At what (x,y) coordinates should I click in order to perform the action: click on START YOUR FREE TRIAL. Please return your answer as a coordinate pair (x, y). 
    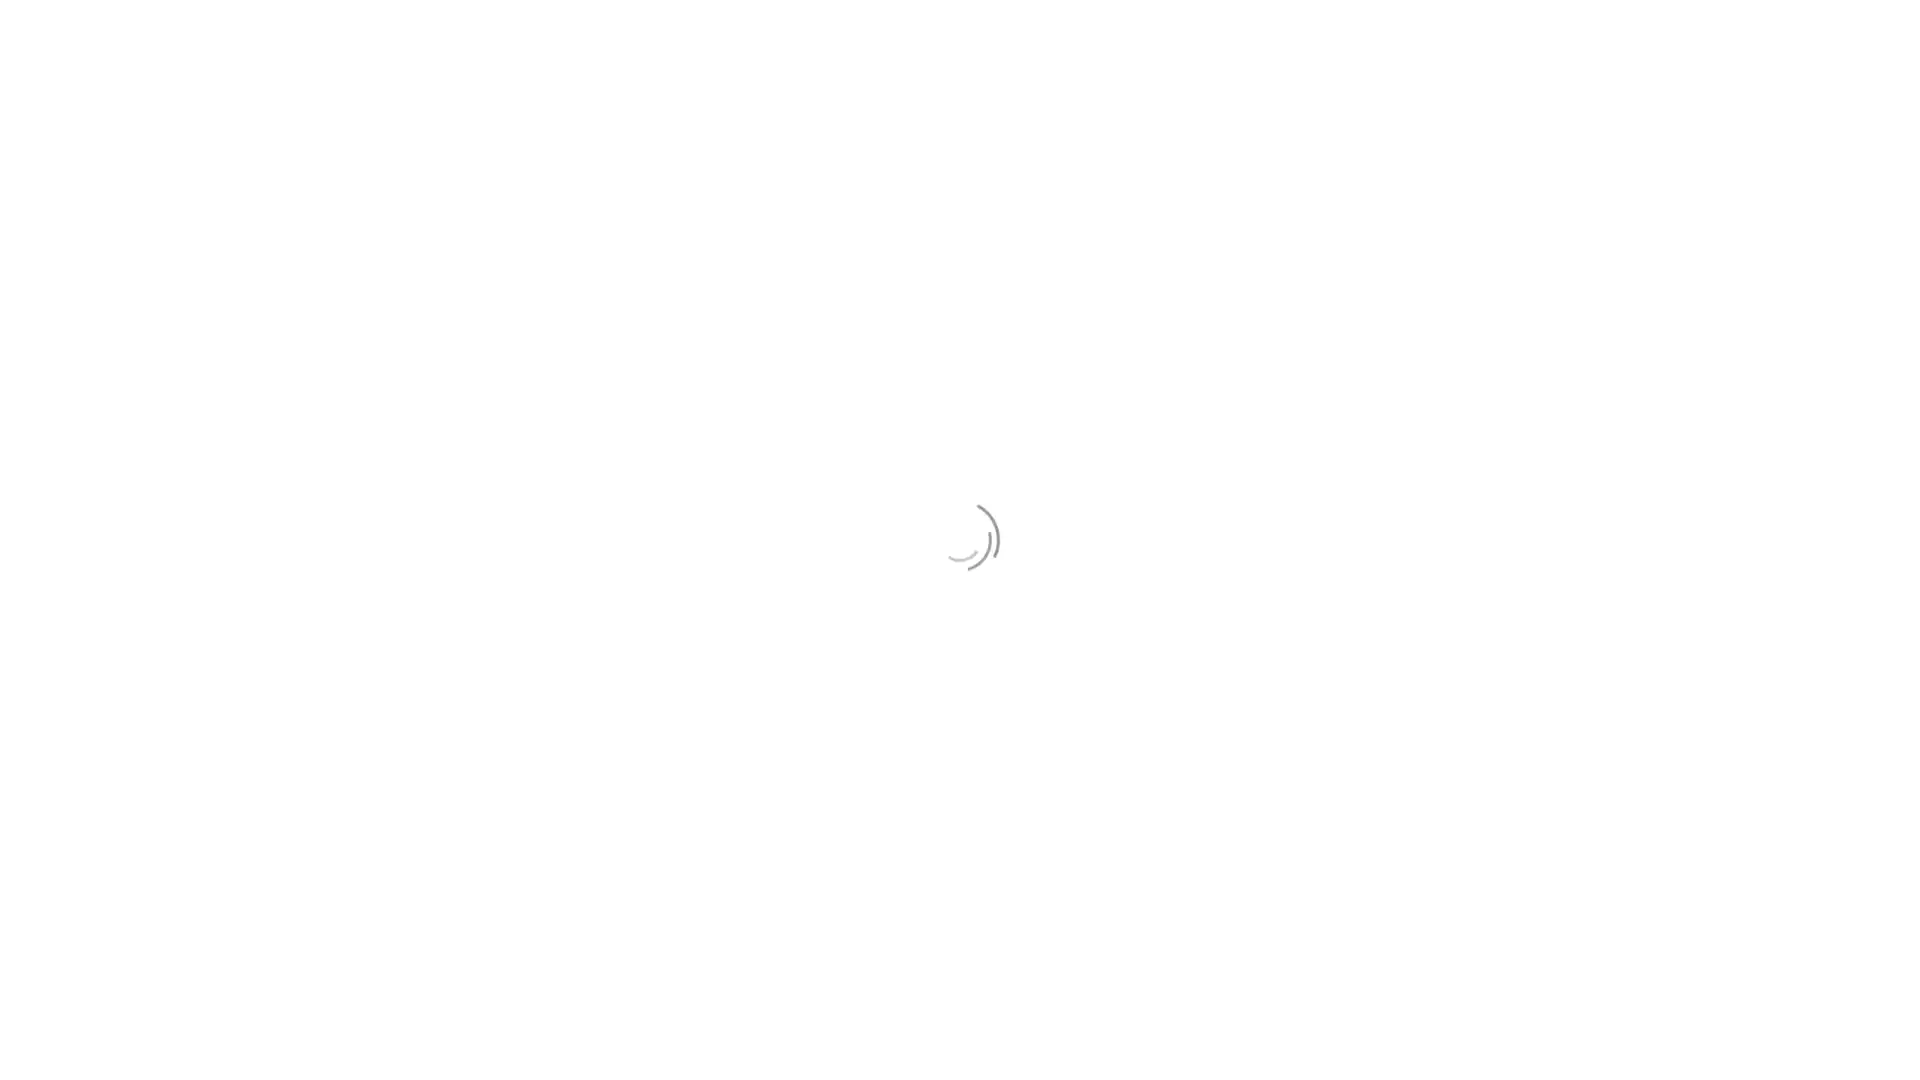
    Looking at the image, I should click on (945, 752).